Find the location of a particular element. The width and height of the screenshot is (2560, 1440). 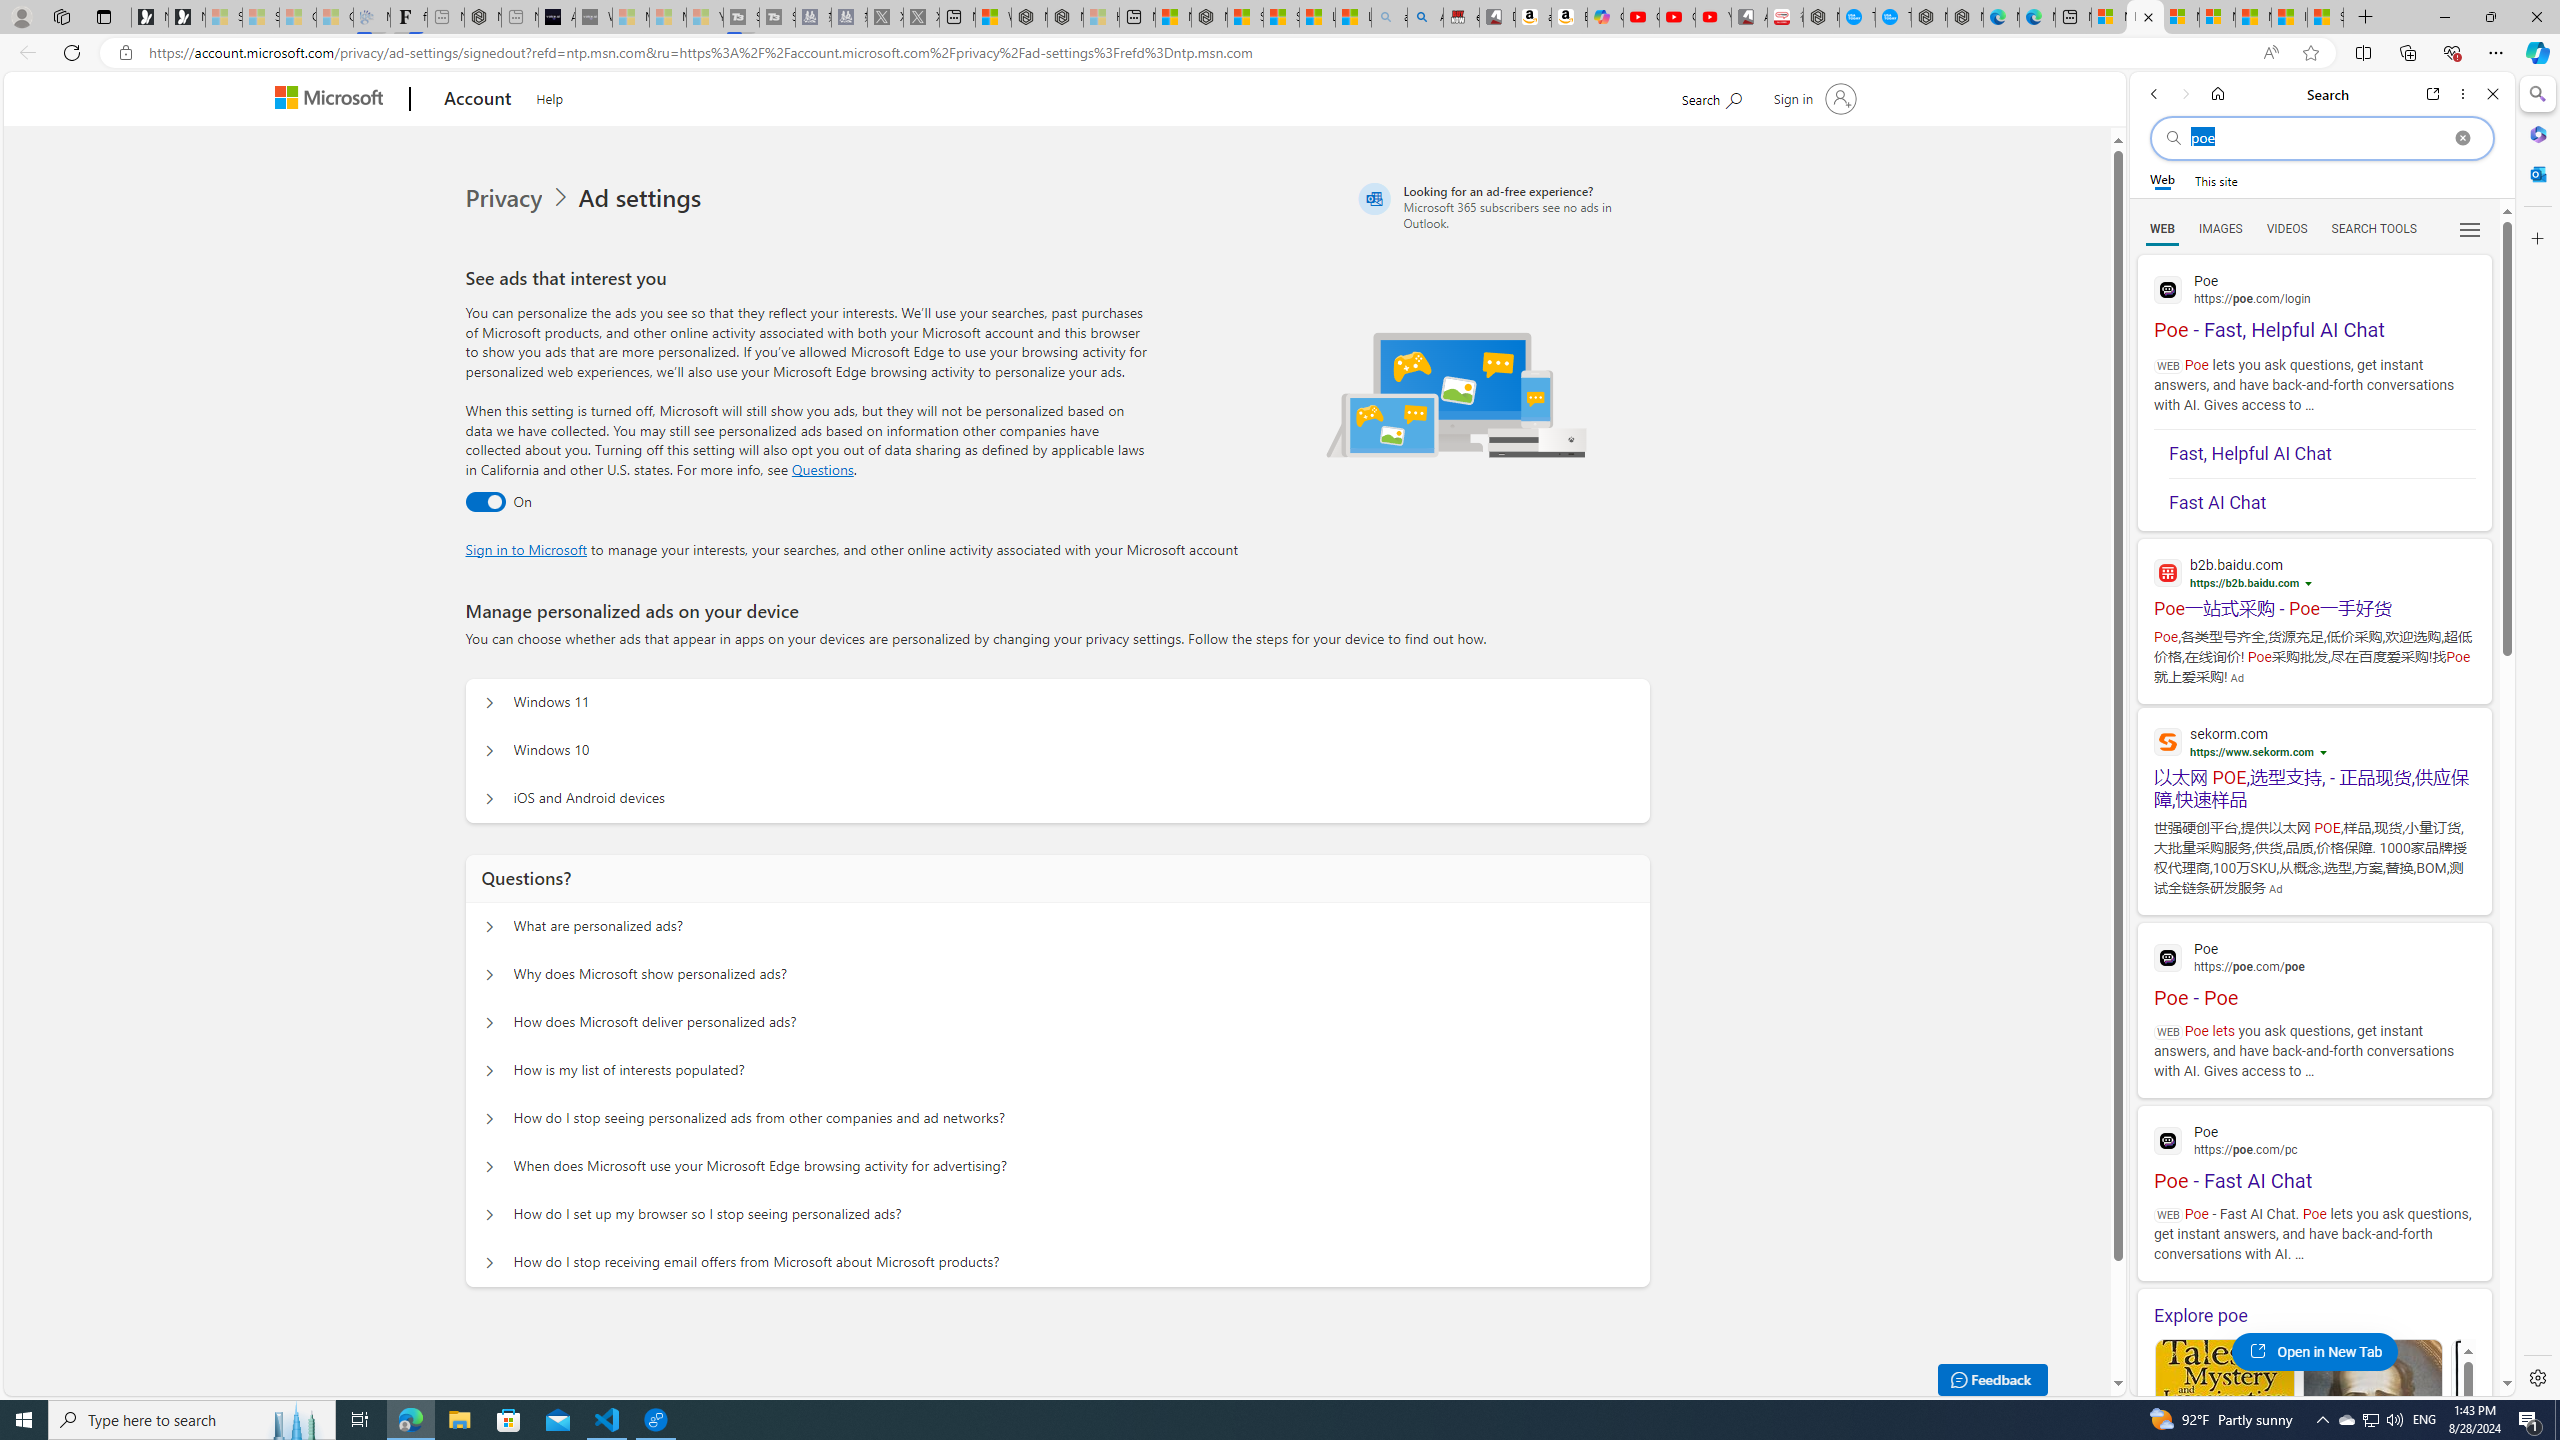

'SEARCH TOOLS' is located at coordinates (2373, 229).